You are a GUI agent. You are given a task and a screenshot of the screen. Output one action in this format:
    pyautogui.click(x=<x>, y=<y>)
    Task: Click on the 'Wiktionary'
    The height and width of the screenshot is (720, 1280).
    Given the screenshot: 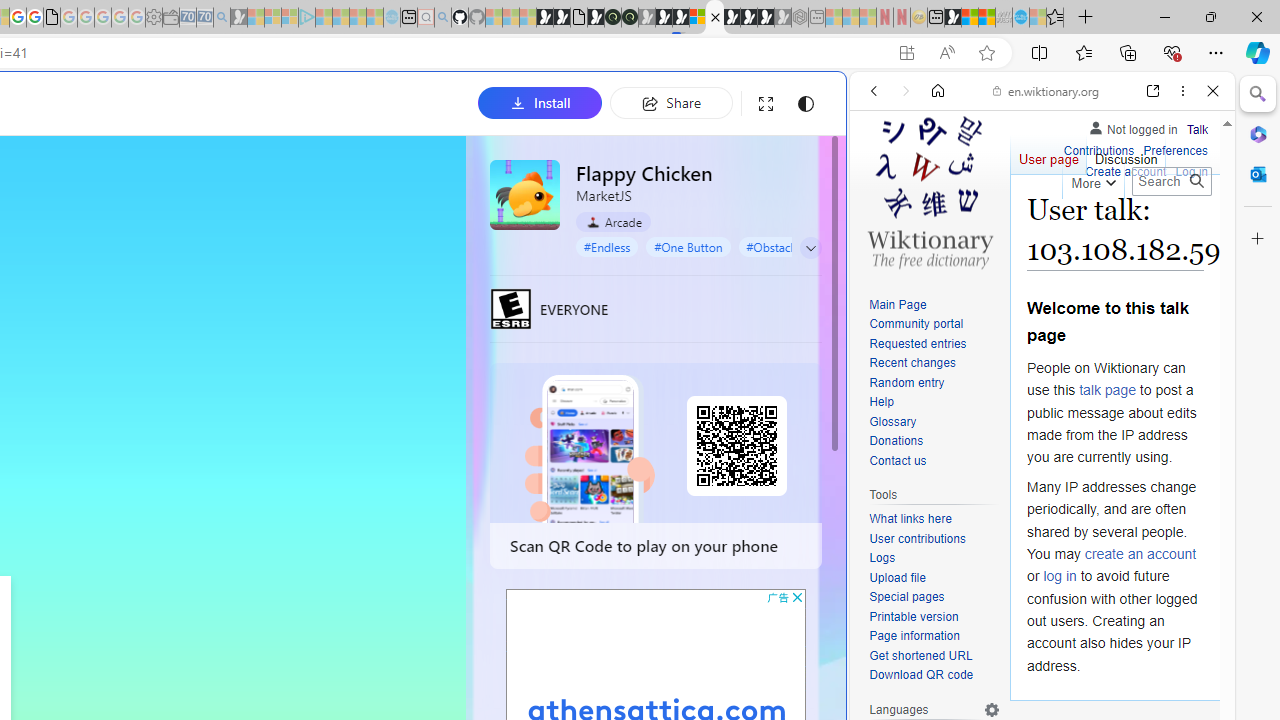 What is the action you would take?
    pyautogui.click(x=1034, y=669)
    